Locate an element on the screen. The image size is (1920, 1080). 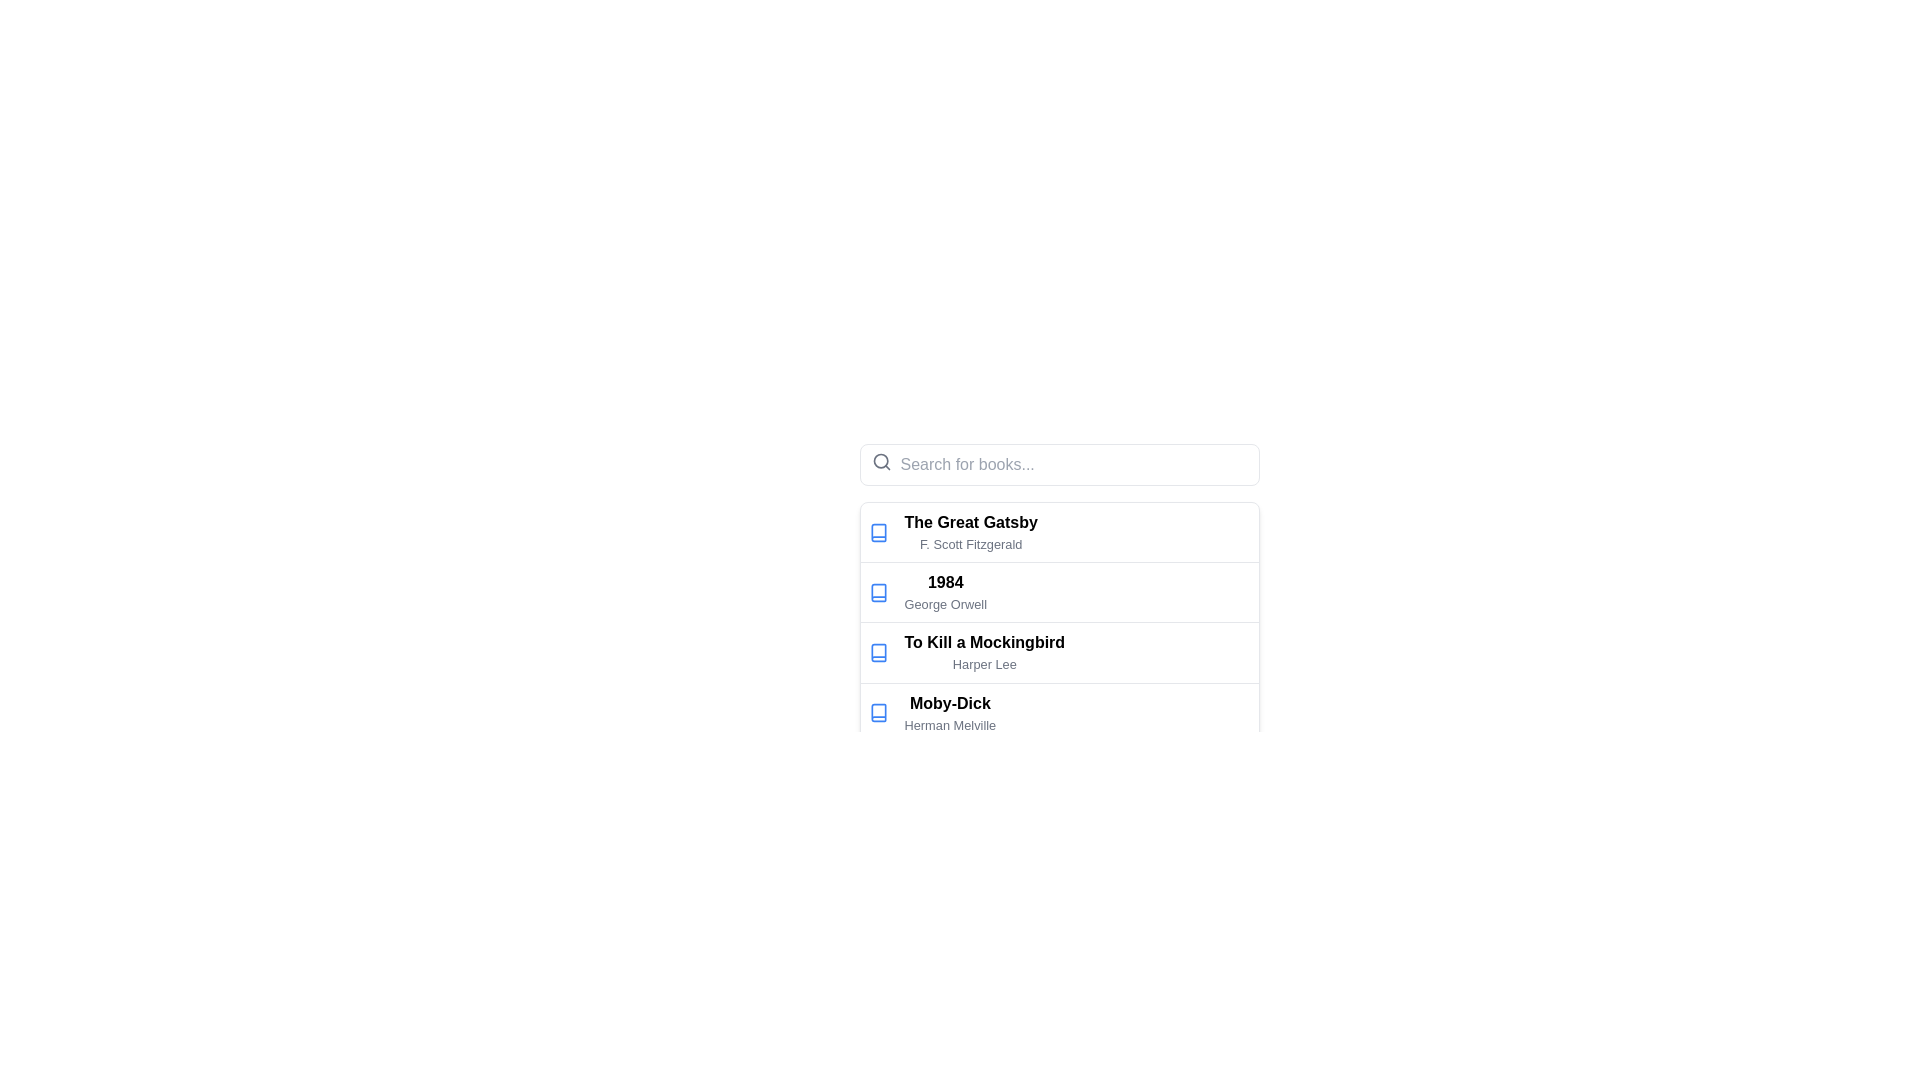
the blue book icon located at the top-left corner of the row for 'Moby-Dick' by Herman Melville is located at coordinates (878, 712).